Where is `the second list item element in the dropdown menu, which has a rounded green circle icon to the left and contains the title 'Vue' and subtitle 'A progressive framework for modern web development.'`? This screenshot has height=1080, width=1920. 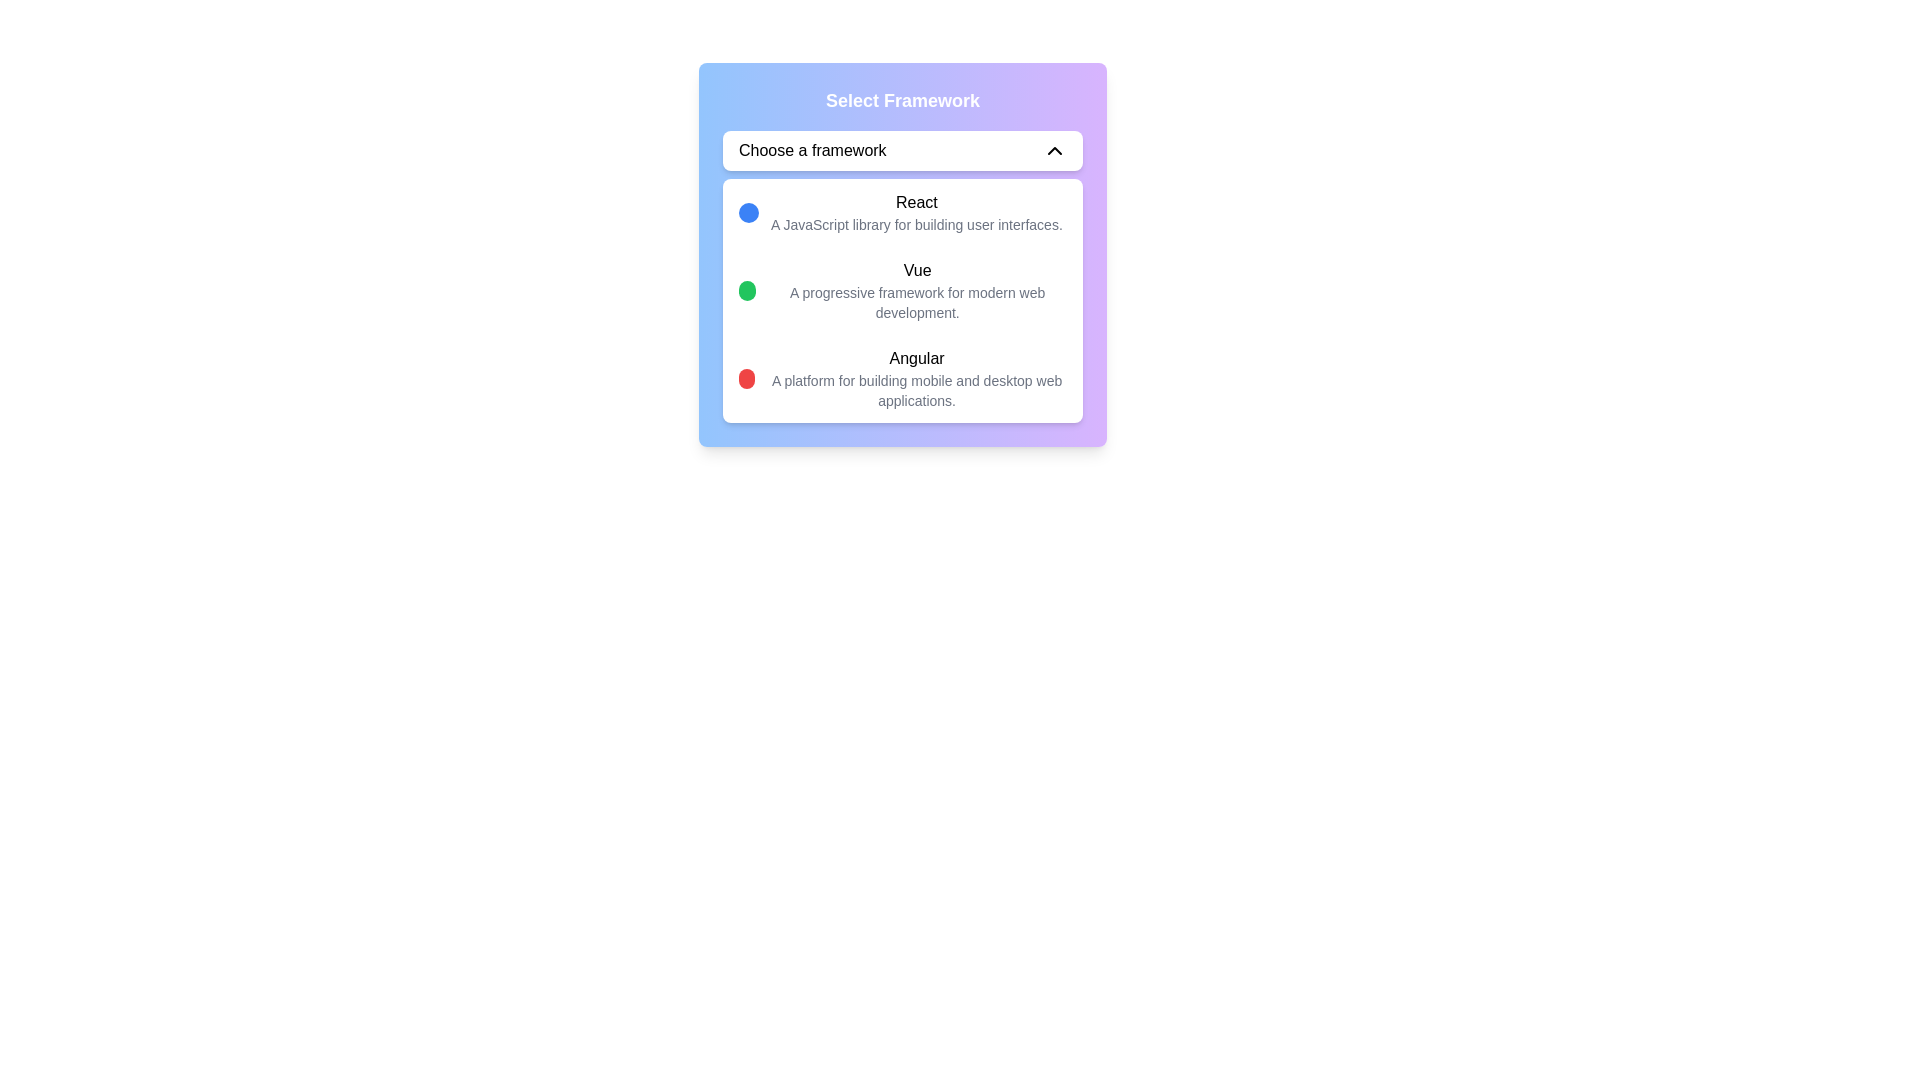 the second list item element in the dropdown menu, which has a rounded green circle icon to the left and contains the title 'Vue' and subtitle 'A progressive framework for modern web development.' is located at coordinates (901, 290).